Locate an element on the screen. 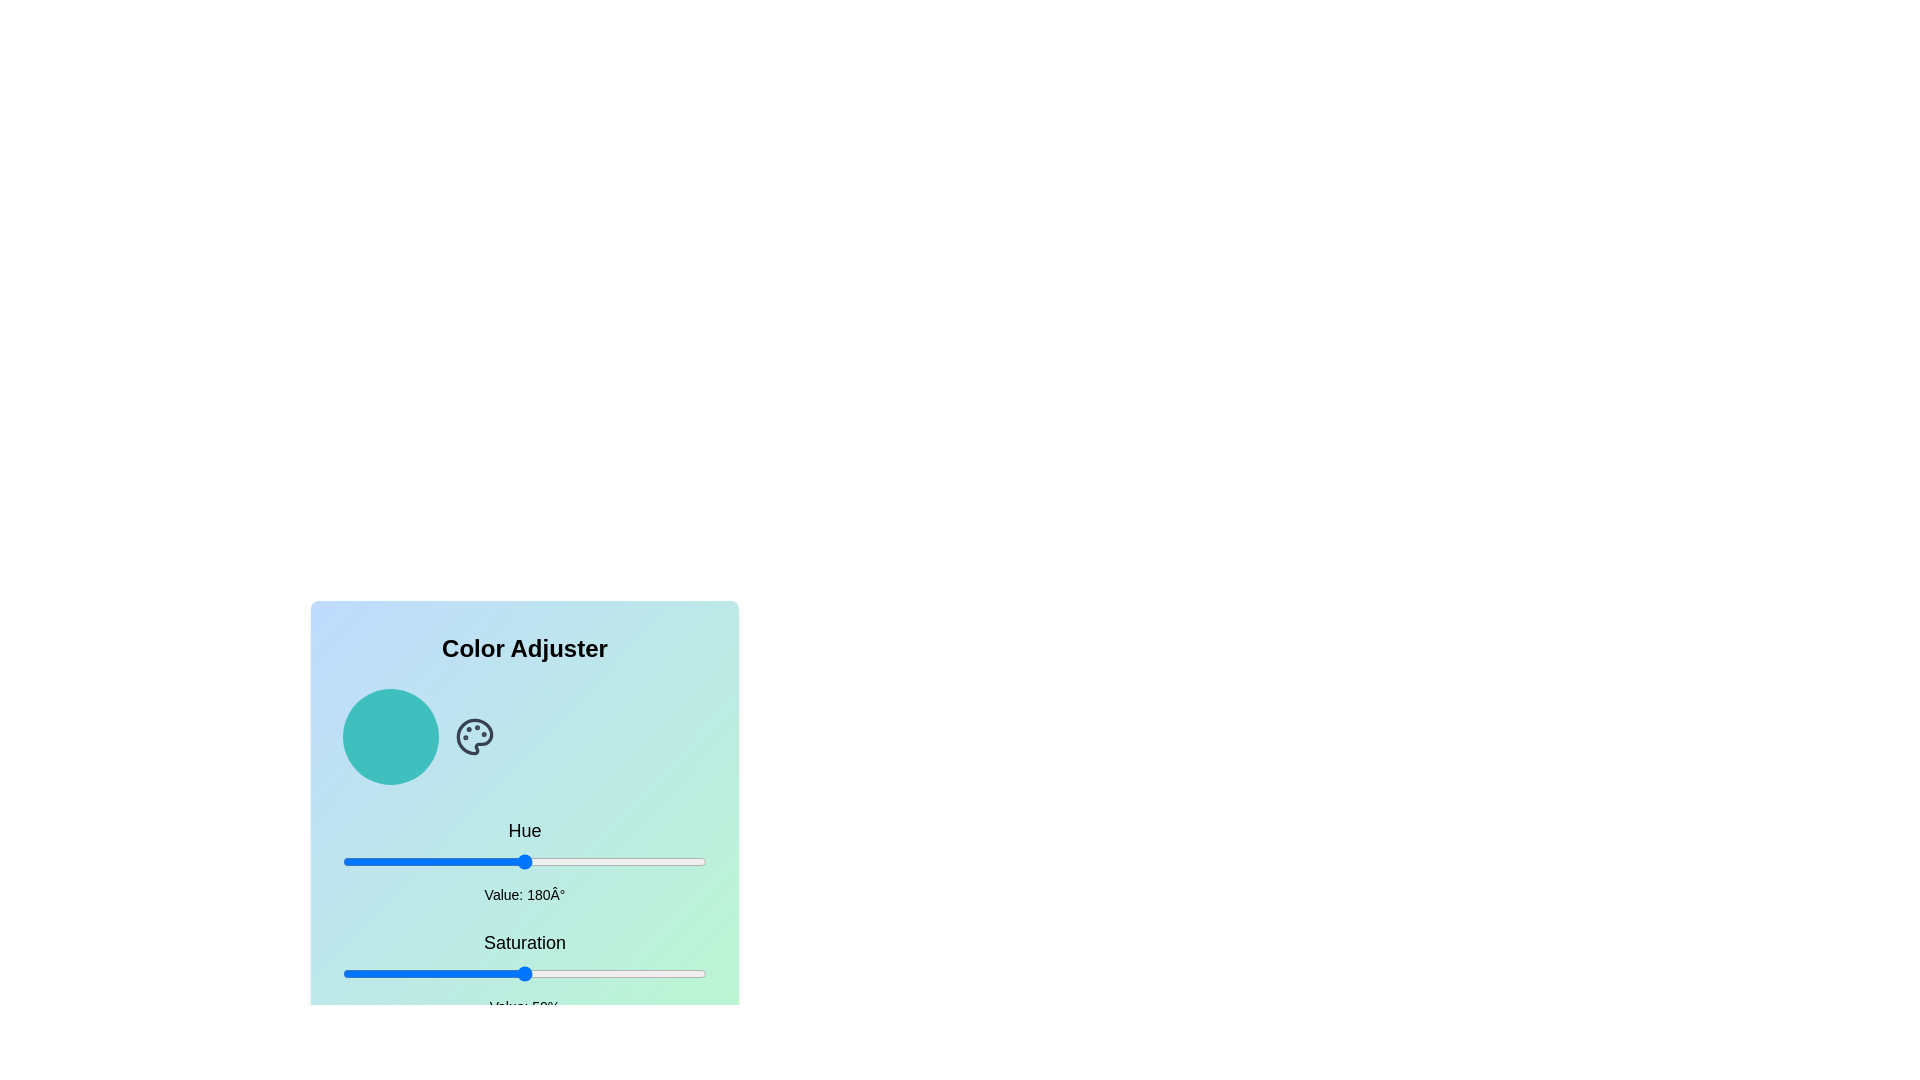 The image size is (1920, 1080). the 'Color Adjuster' text is located at coordinates (524, 648).